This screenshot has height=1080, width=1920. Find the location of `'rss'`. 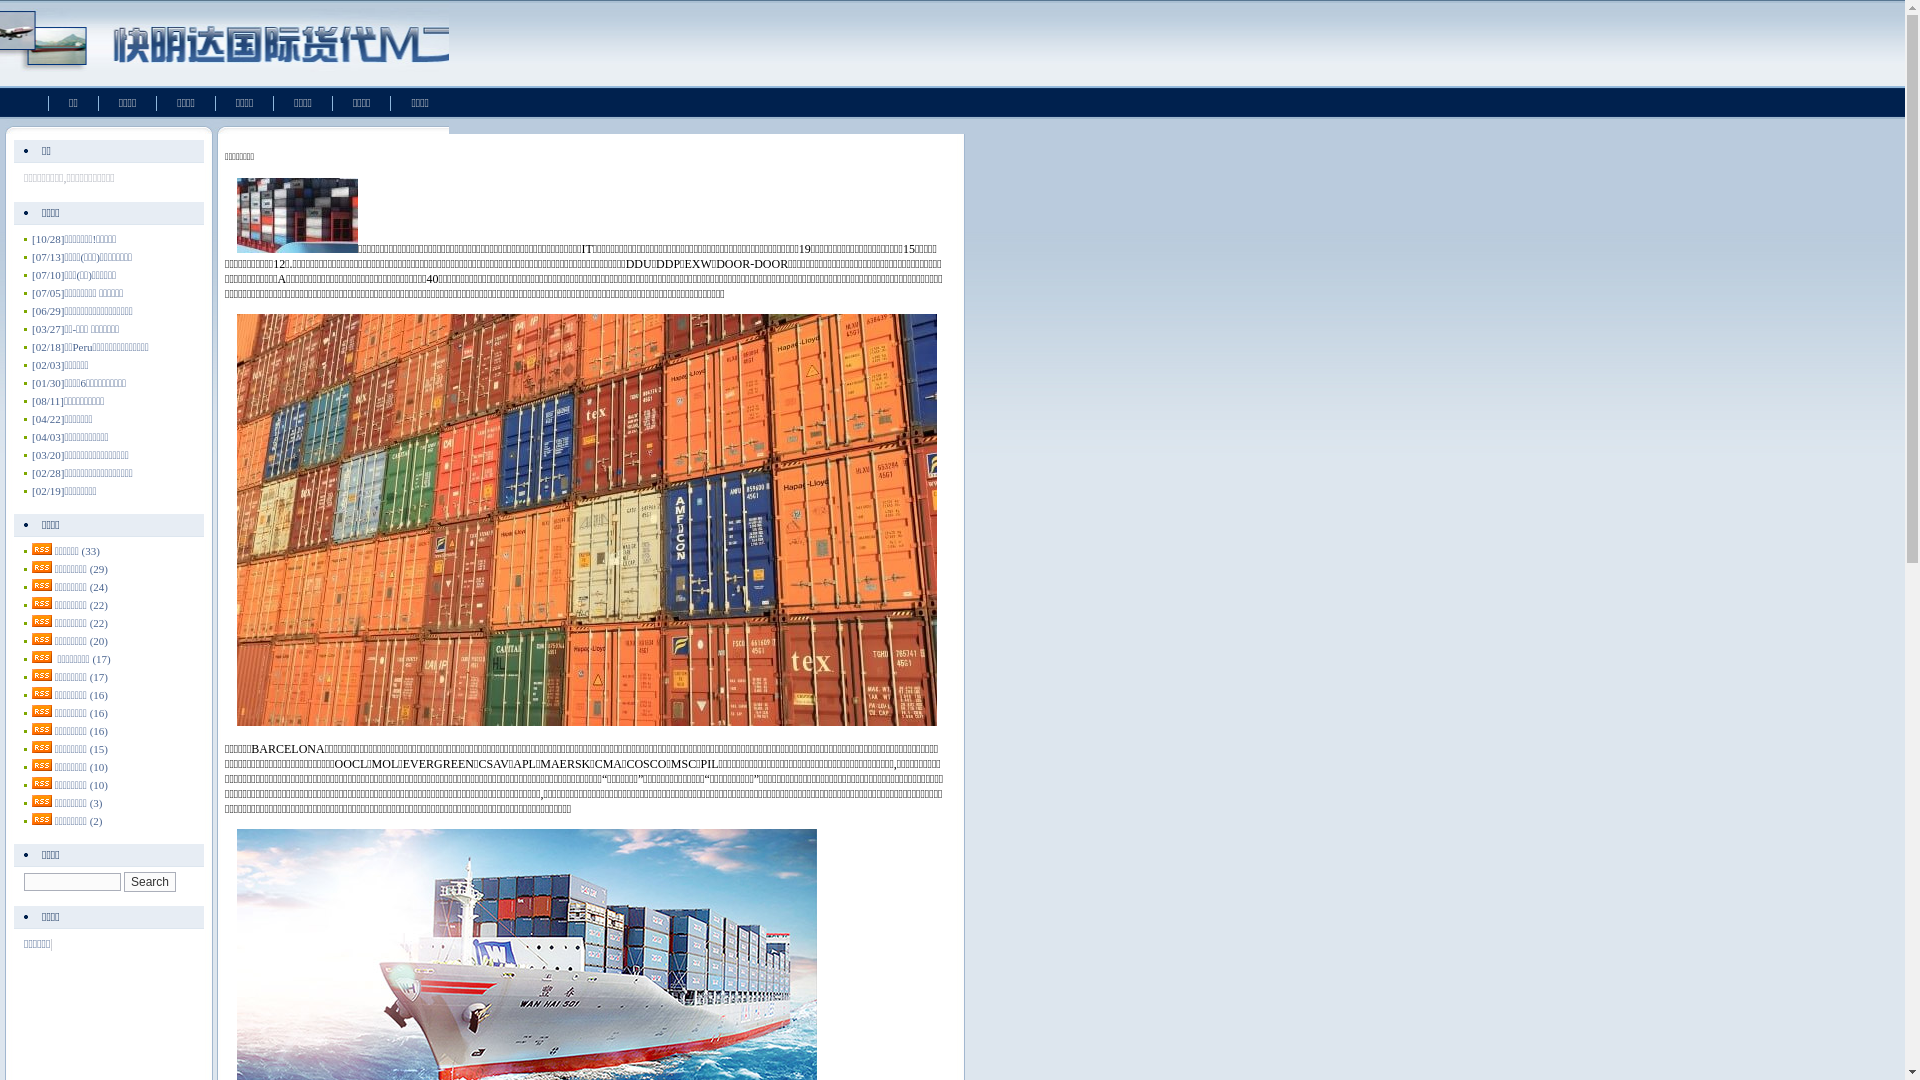

'rss' is located at coordinates (42, 764).